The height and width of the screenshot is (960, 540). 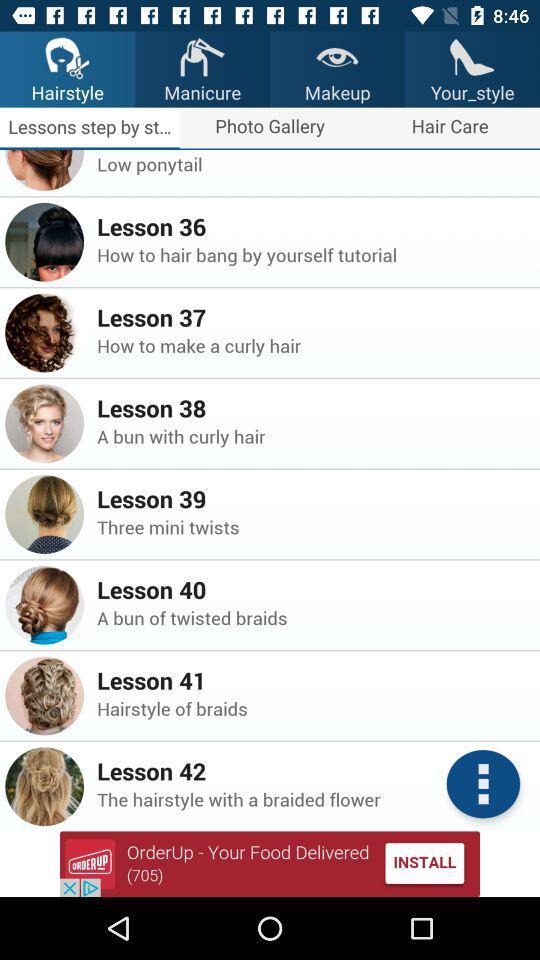 I want to click on the profile which says lesson 39, so click(x=44, y=513).